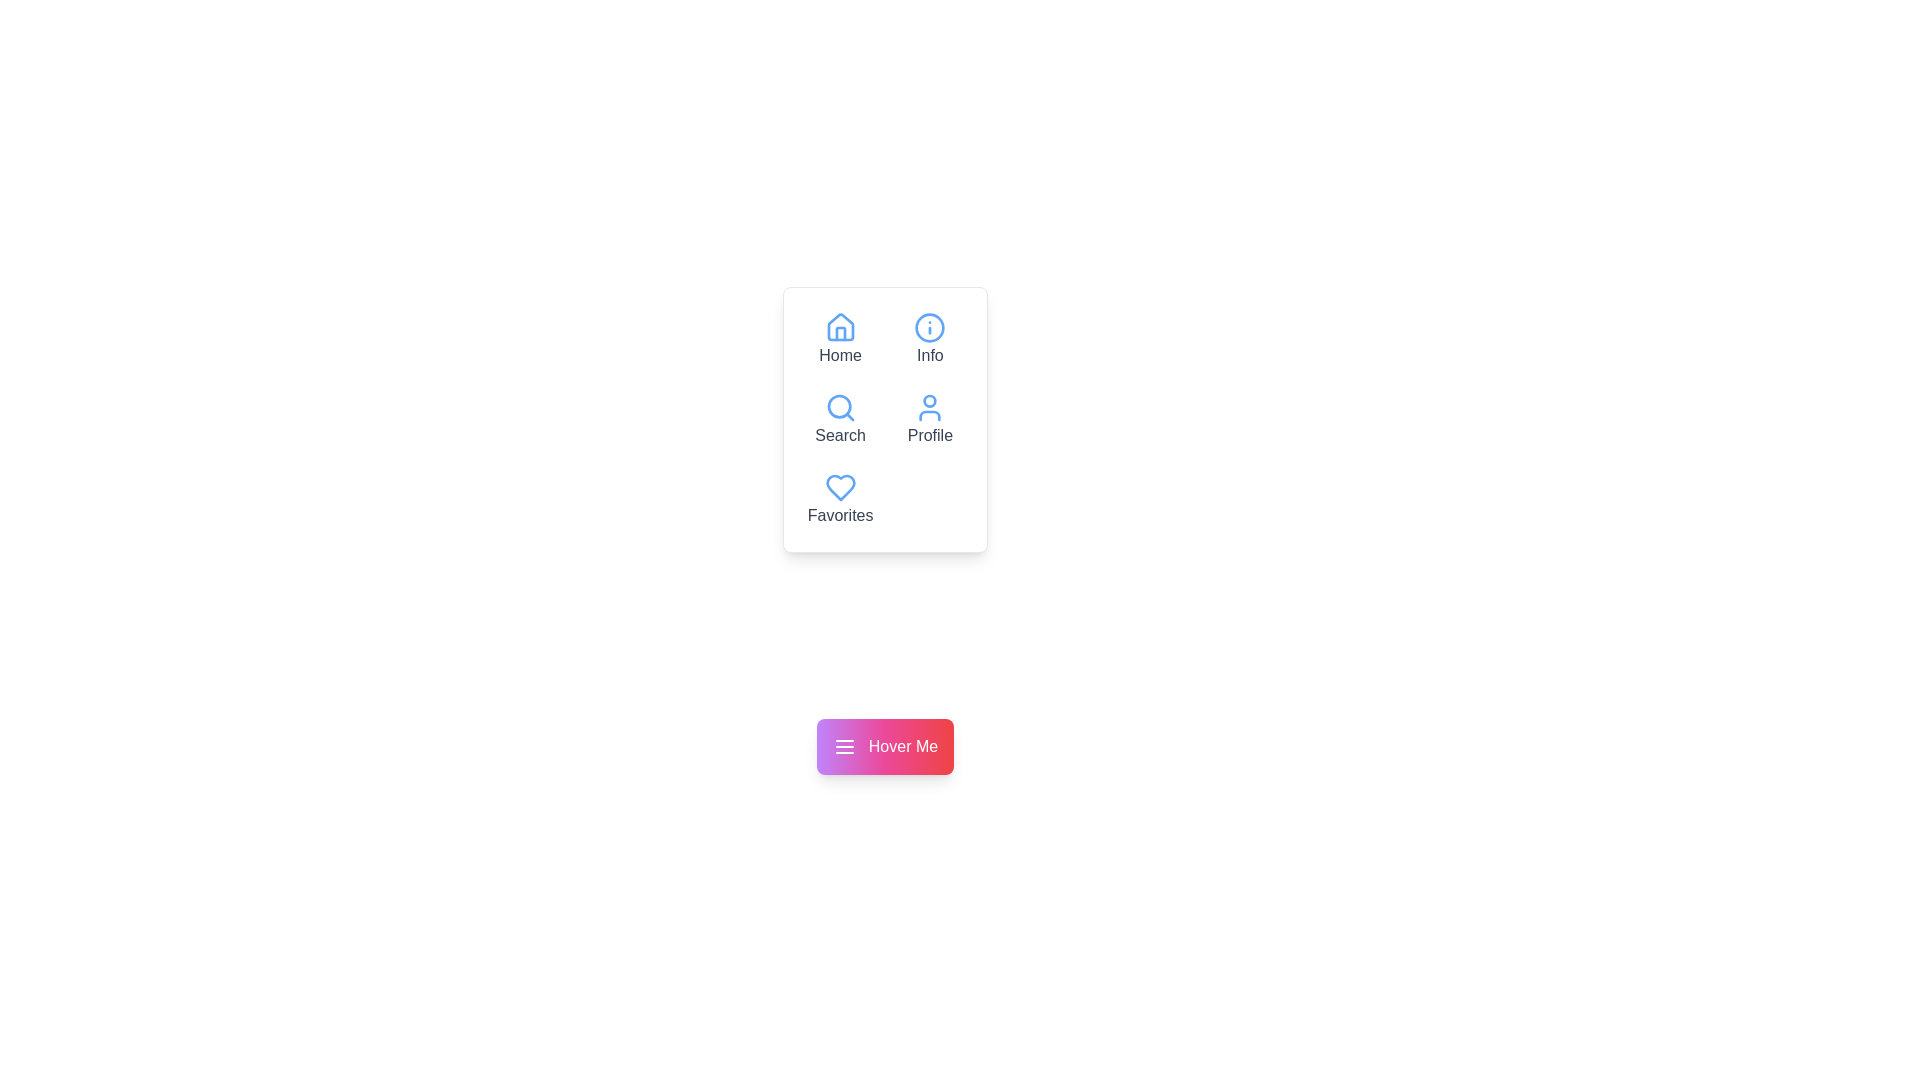 This screenshot has height=1080, width=1920. I want to click on the menu icon located on the left side of the 'Hover Me' button at the bottom center of the interface, so click(844, 747).